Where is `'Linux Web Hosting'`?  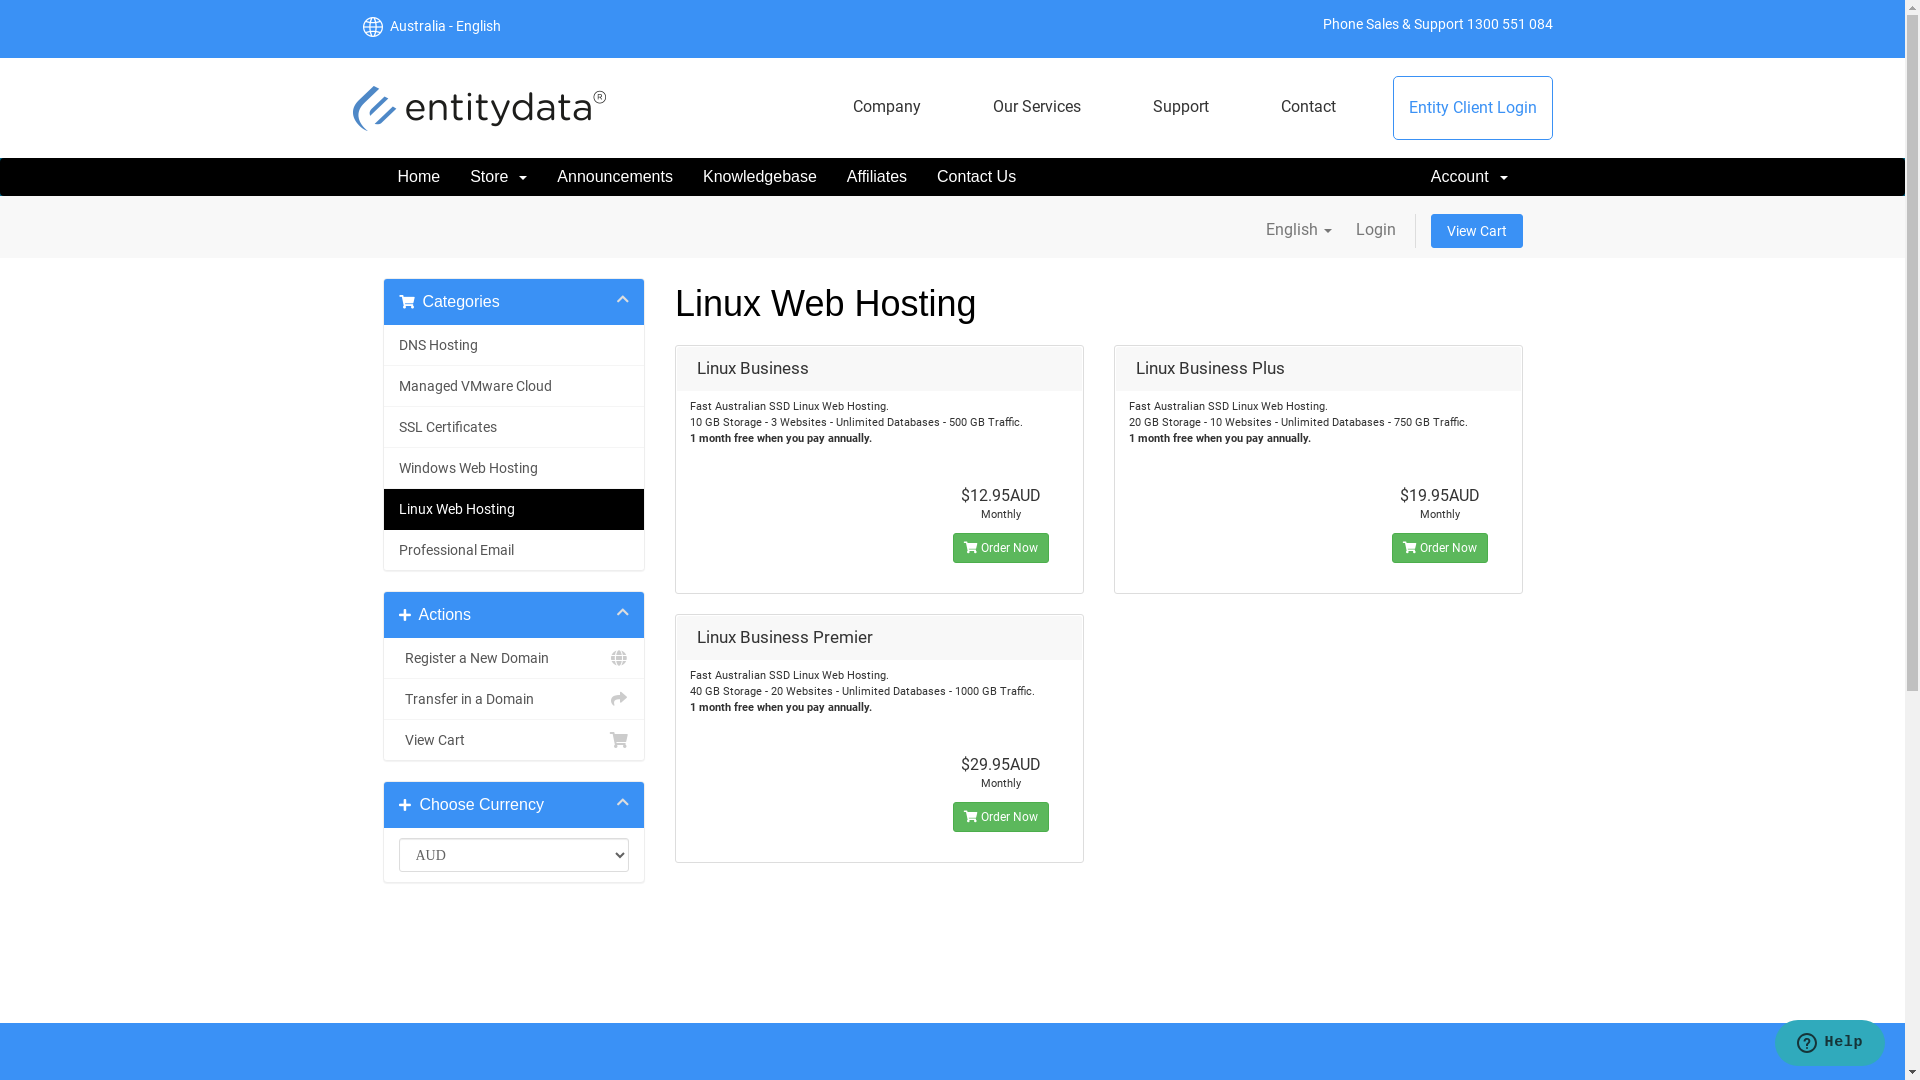 'Linux Web Hosting' is located at coordinates (514, 508).